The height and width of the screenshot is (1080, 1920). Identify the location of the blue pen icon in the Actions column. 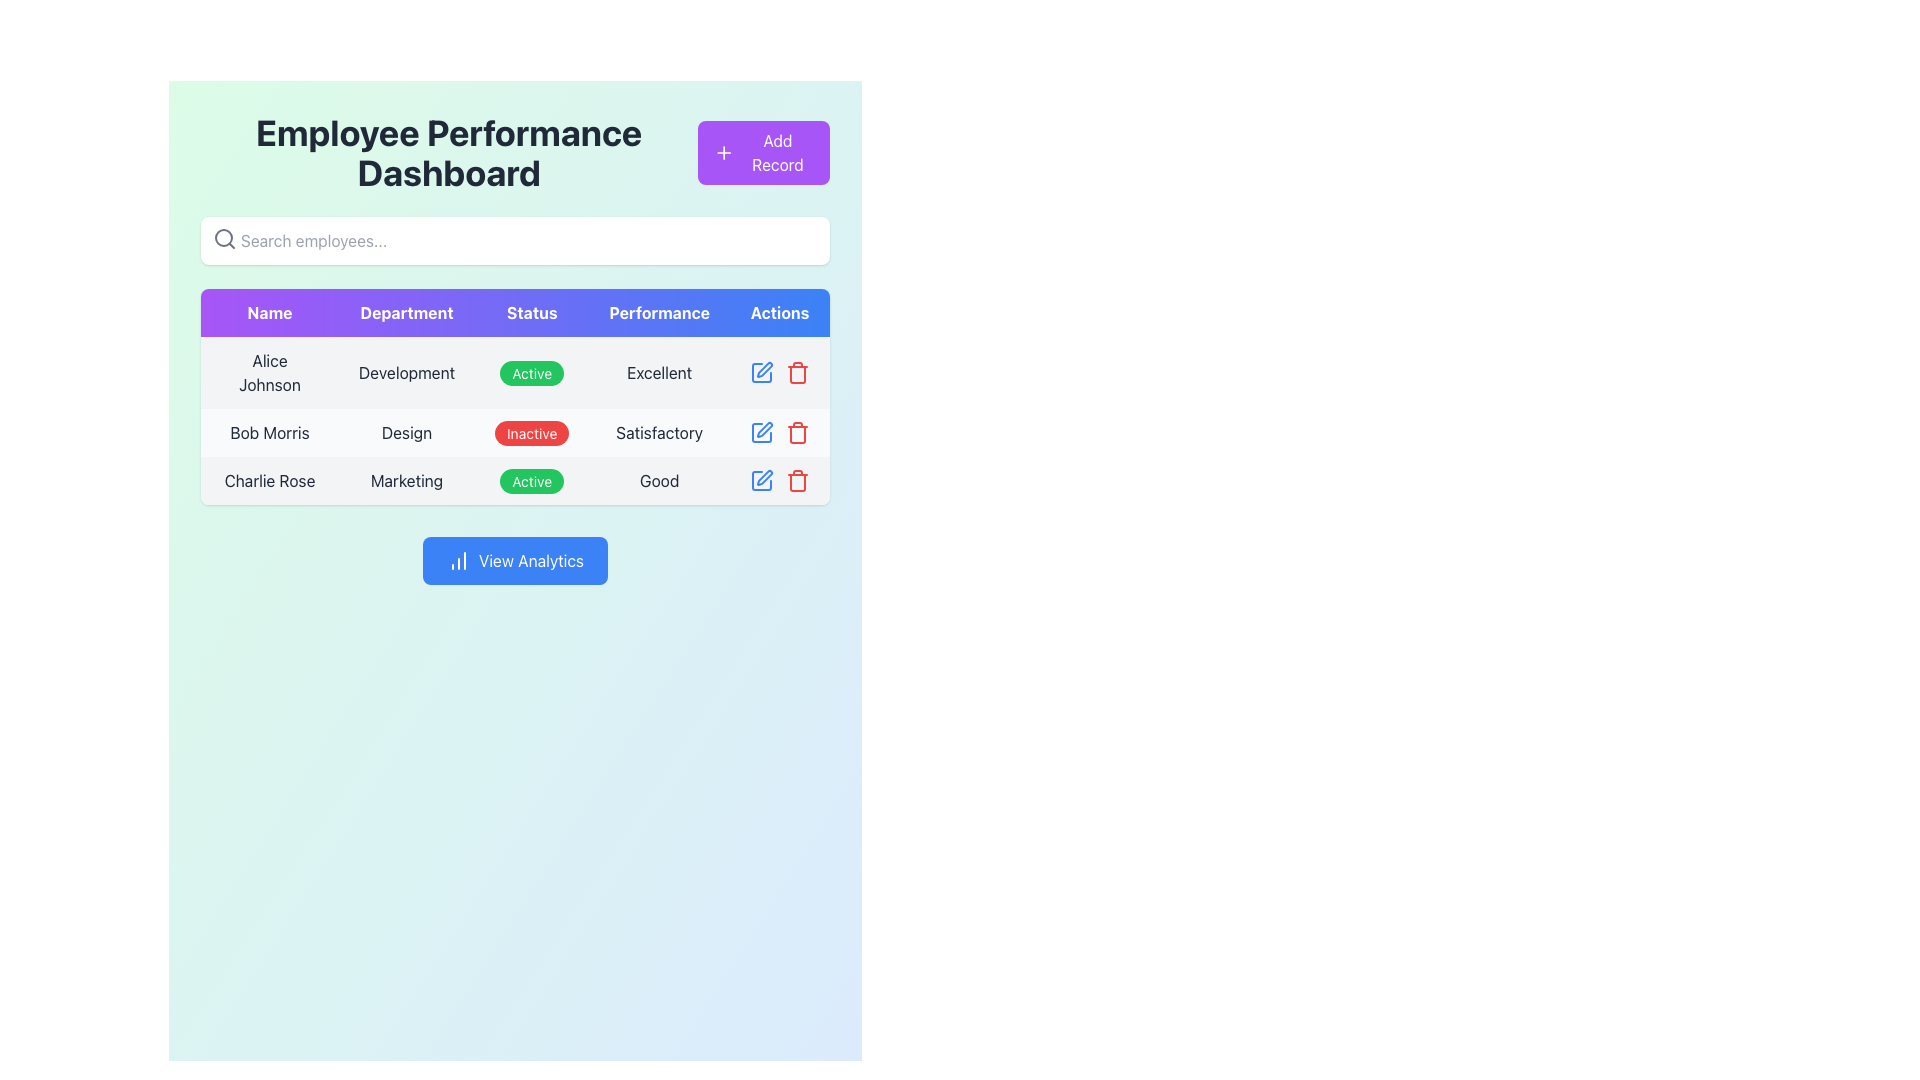
(778, 481).